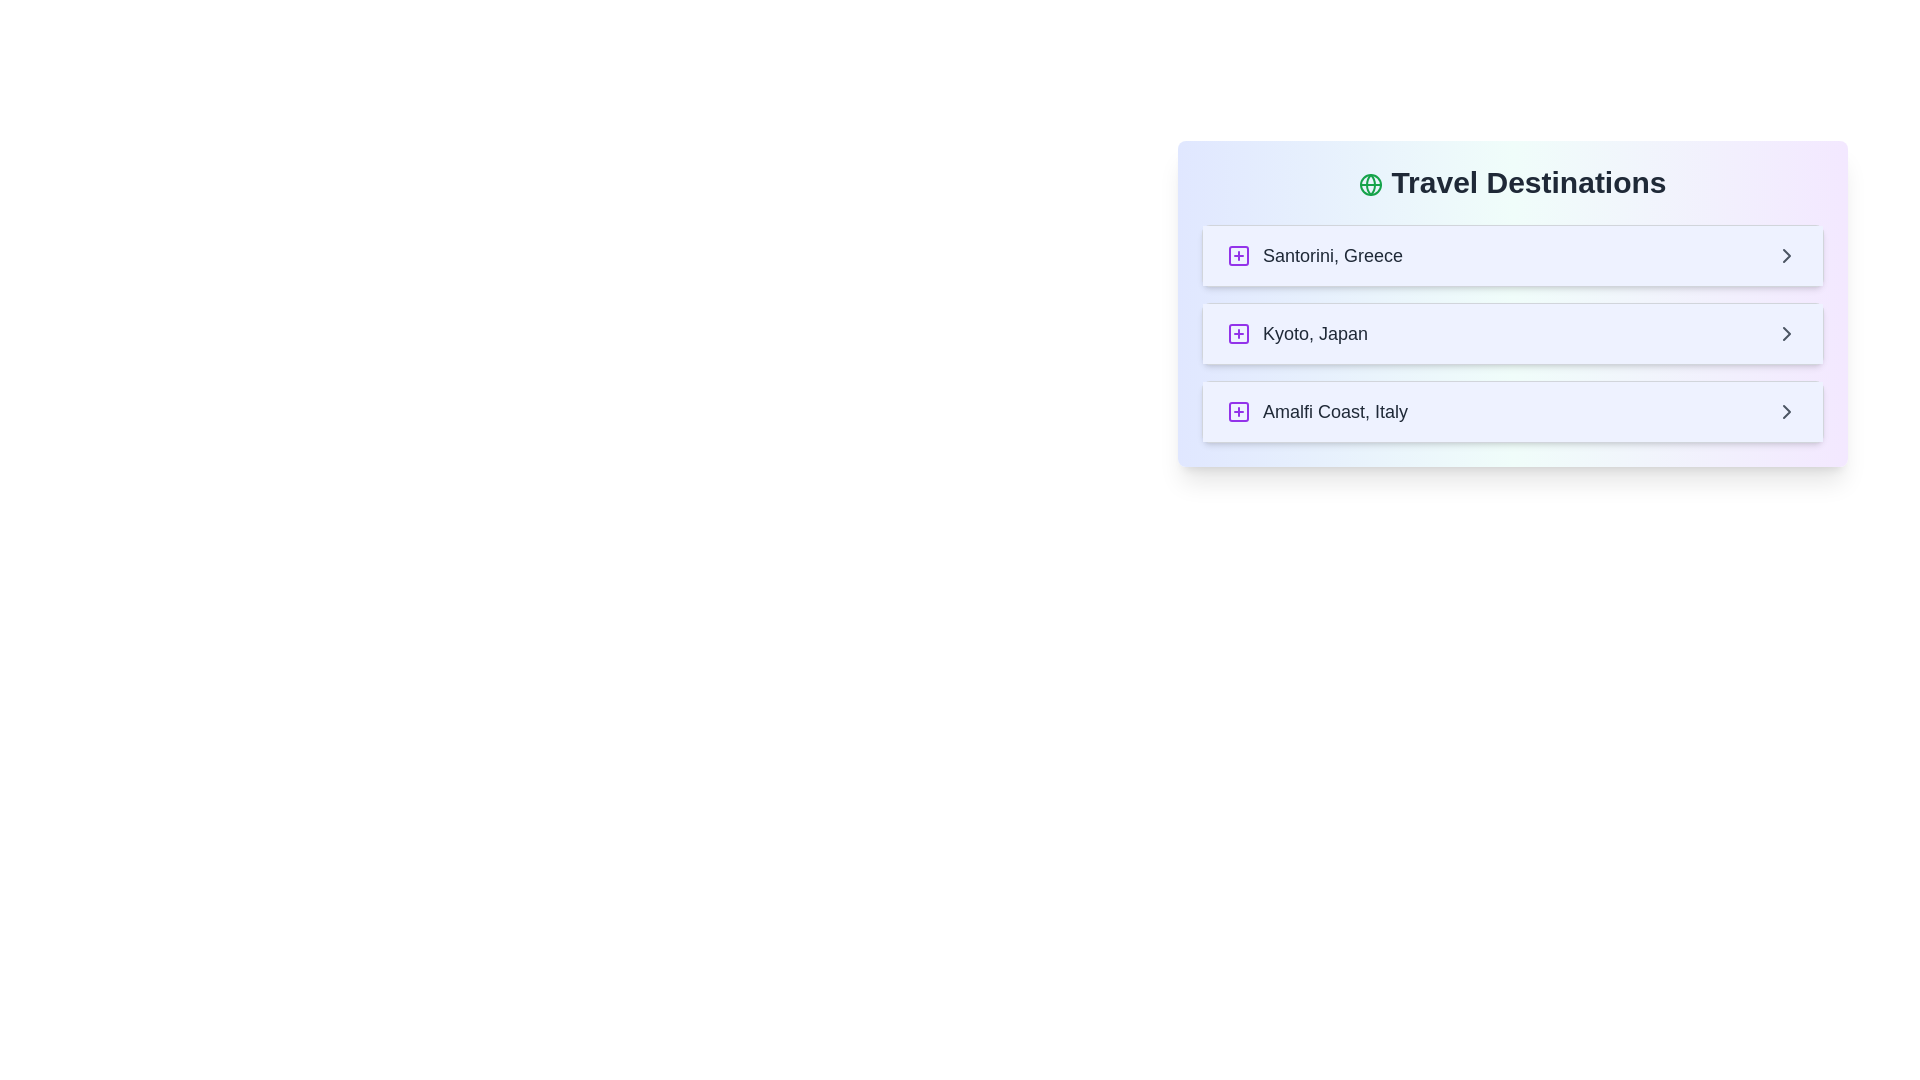 The width and height of the screenshot is (1920, 1080). What do you see at coordinates (1512, 333) in the screenshot?
I see `the List item displaying 'Kyoto, Japan' with a light blue background` at bounding box center [1512, 333].